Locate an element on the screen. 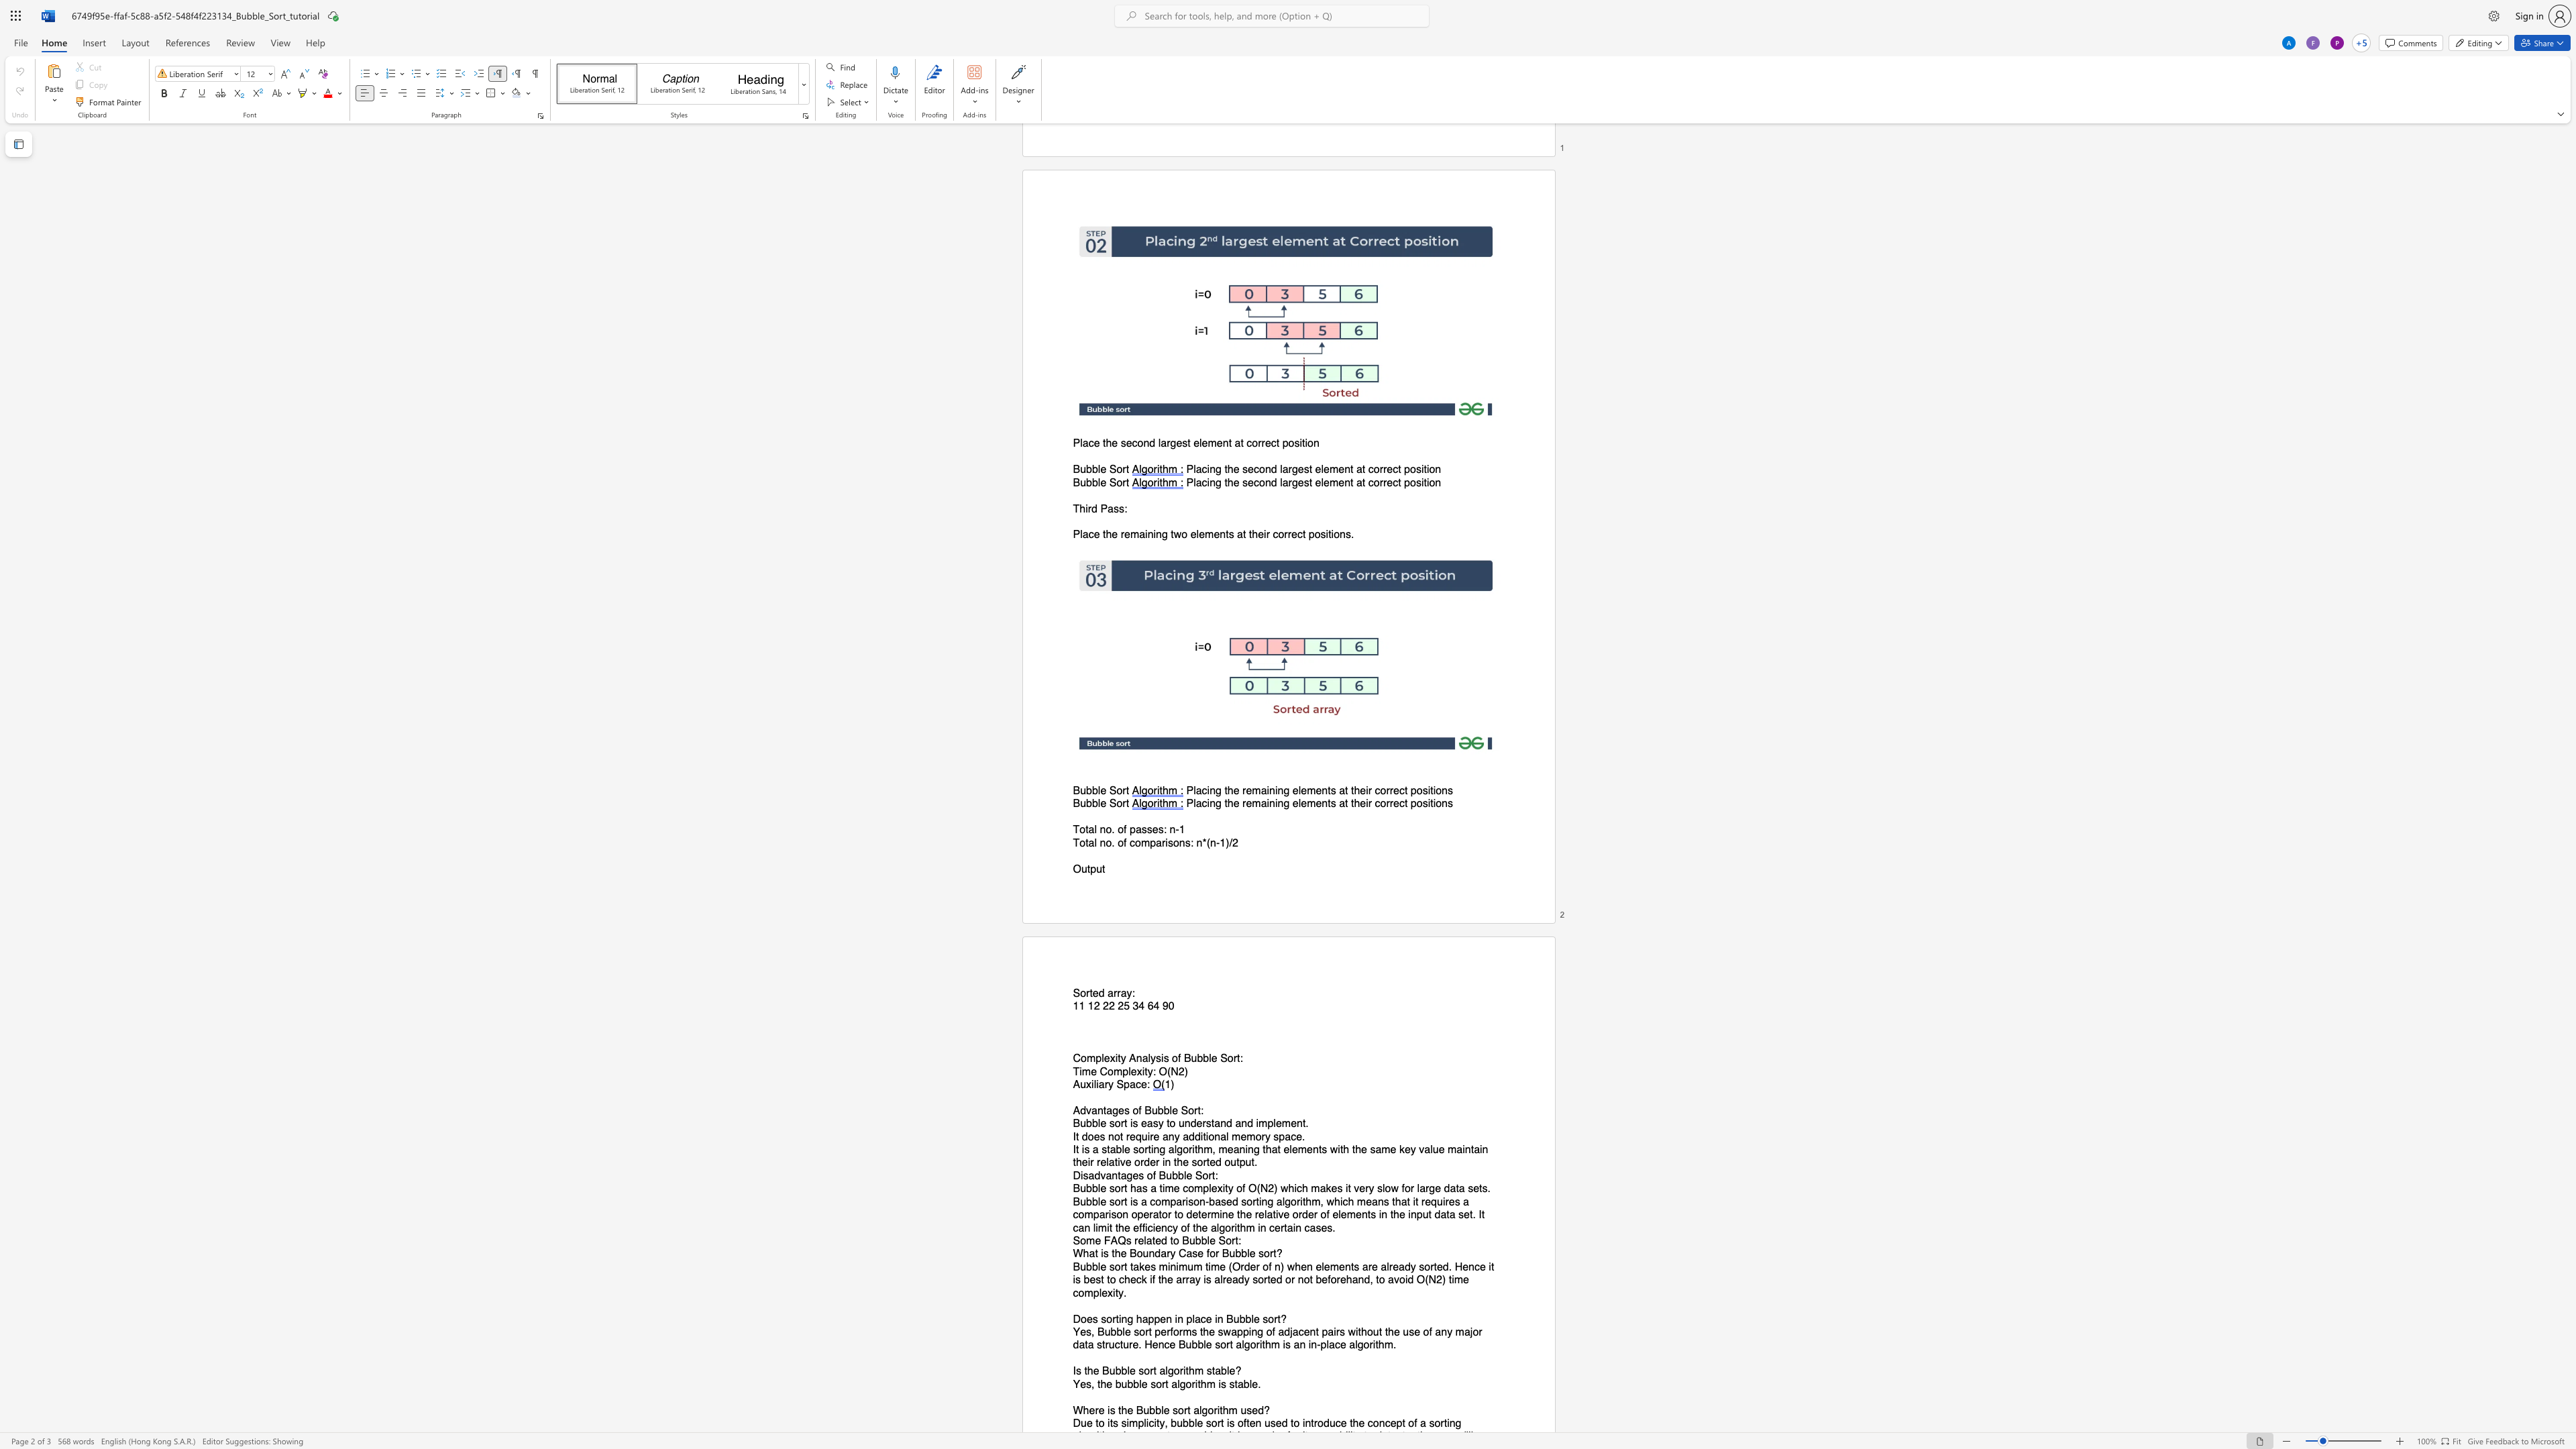  the 1th character "I" in the text is located at coordinates (1073, 1136).